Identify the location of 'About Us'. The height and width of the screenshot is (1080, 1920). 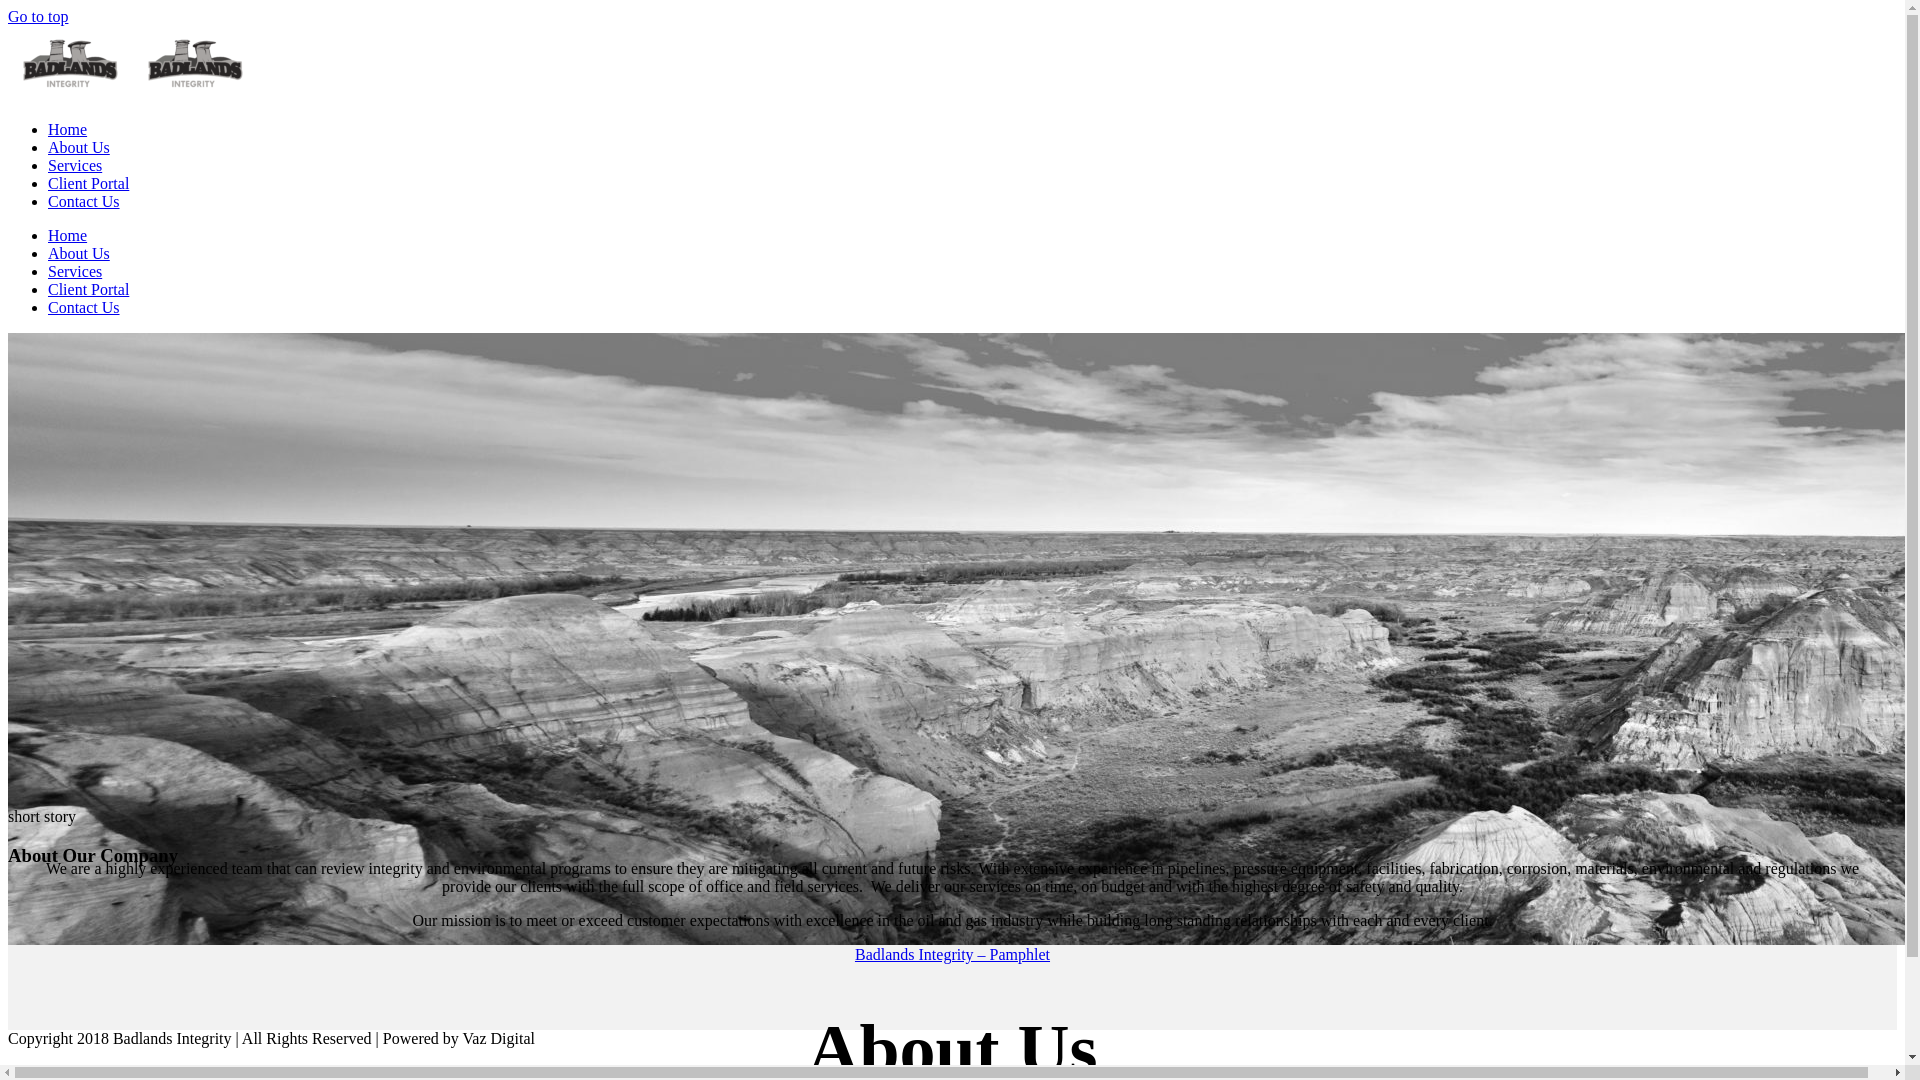
(78, 146).